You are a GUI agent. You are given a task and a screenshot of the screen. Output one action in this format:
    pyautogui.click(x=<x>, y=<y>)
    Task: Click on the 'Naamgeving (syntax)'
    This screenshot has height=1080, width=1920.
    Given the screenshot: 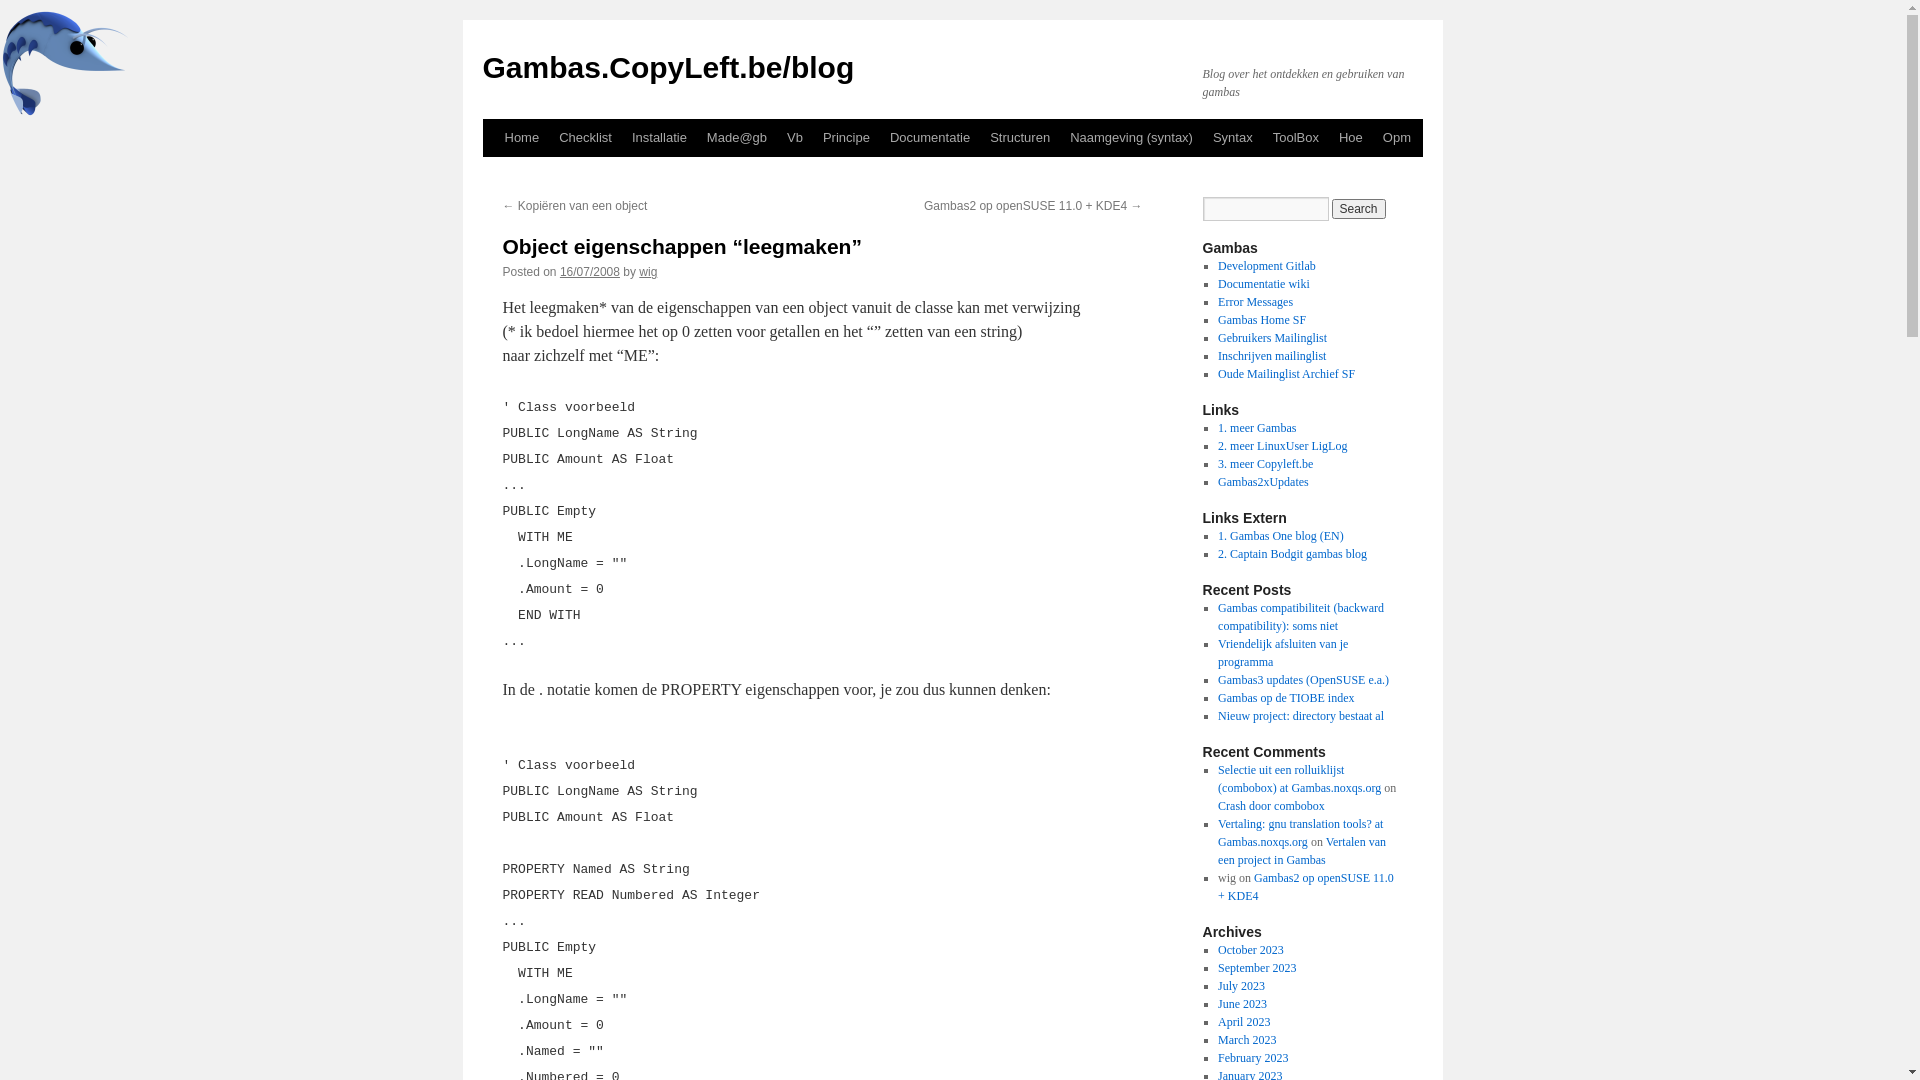 What is the action you would take?
    pyautogui.click(x=1059, y=137)
    